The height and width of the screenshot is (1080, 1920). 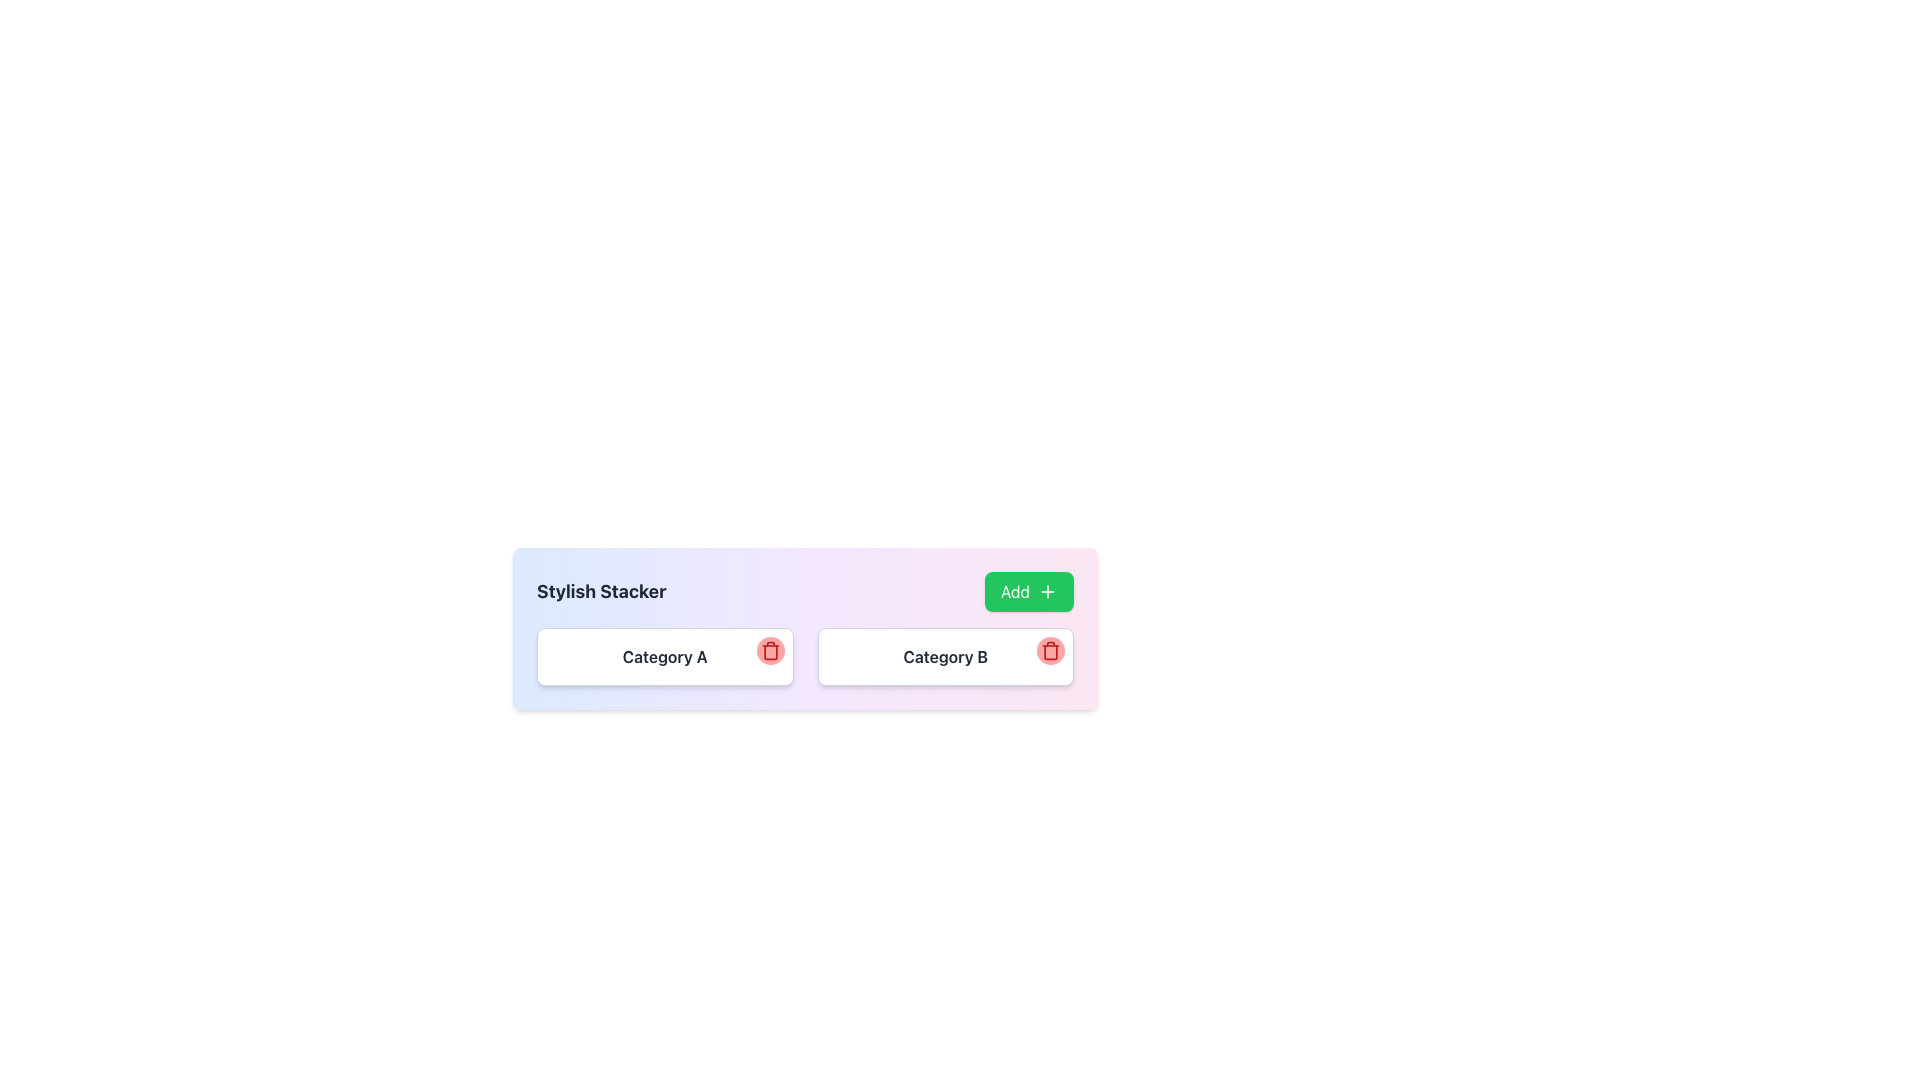 What do you see at coordinates (1046, 590) in the screenshot?
I see `the plus sign icon within the green 'Add' button located in the top right corner` at bounding box center [1046, 590].